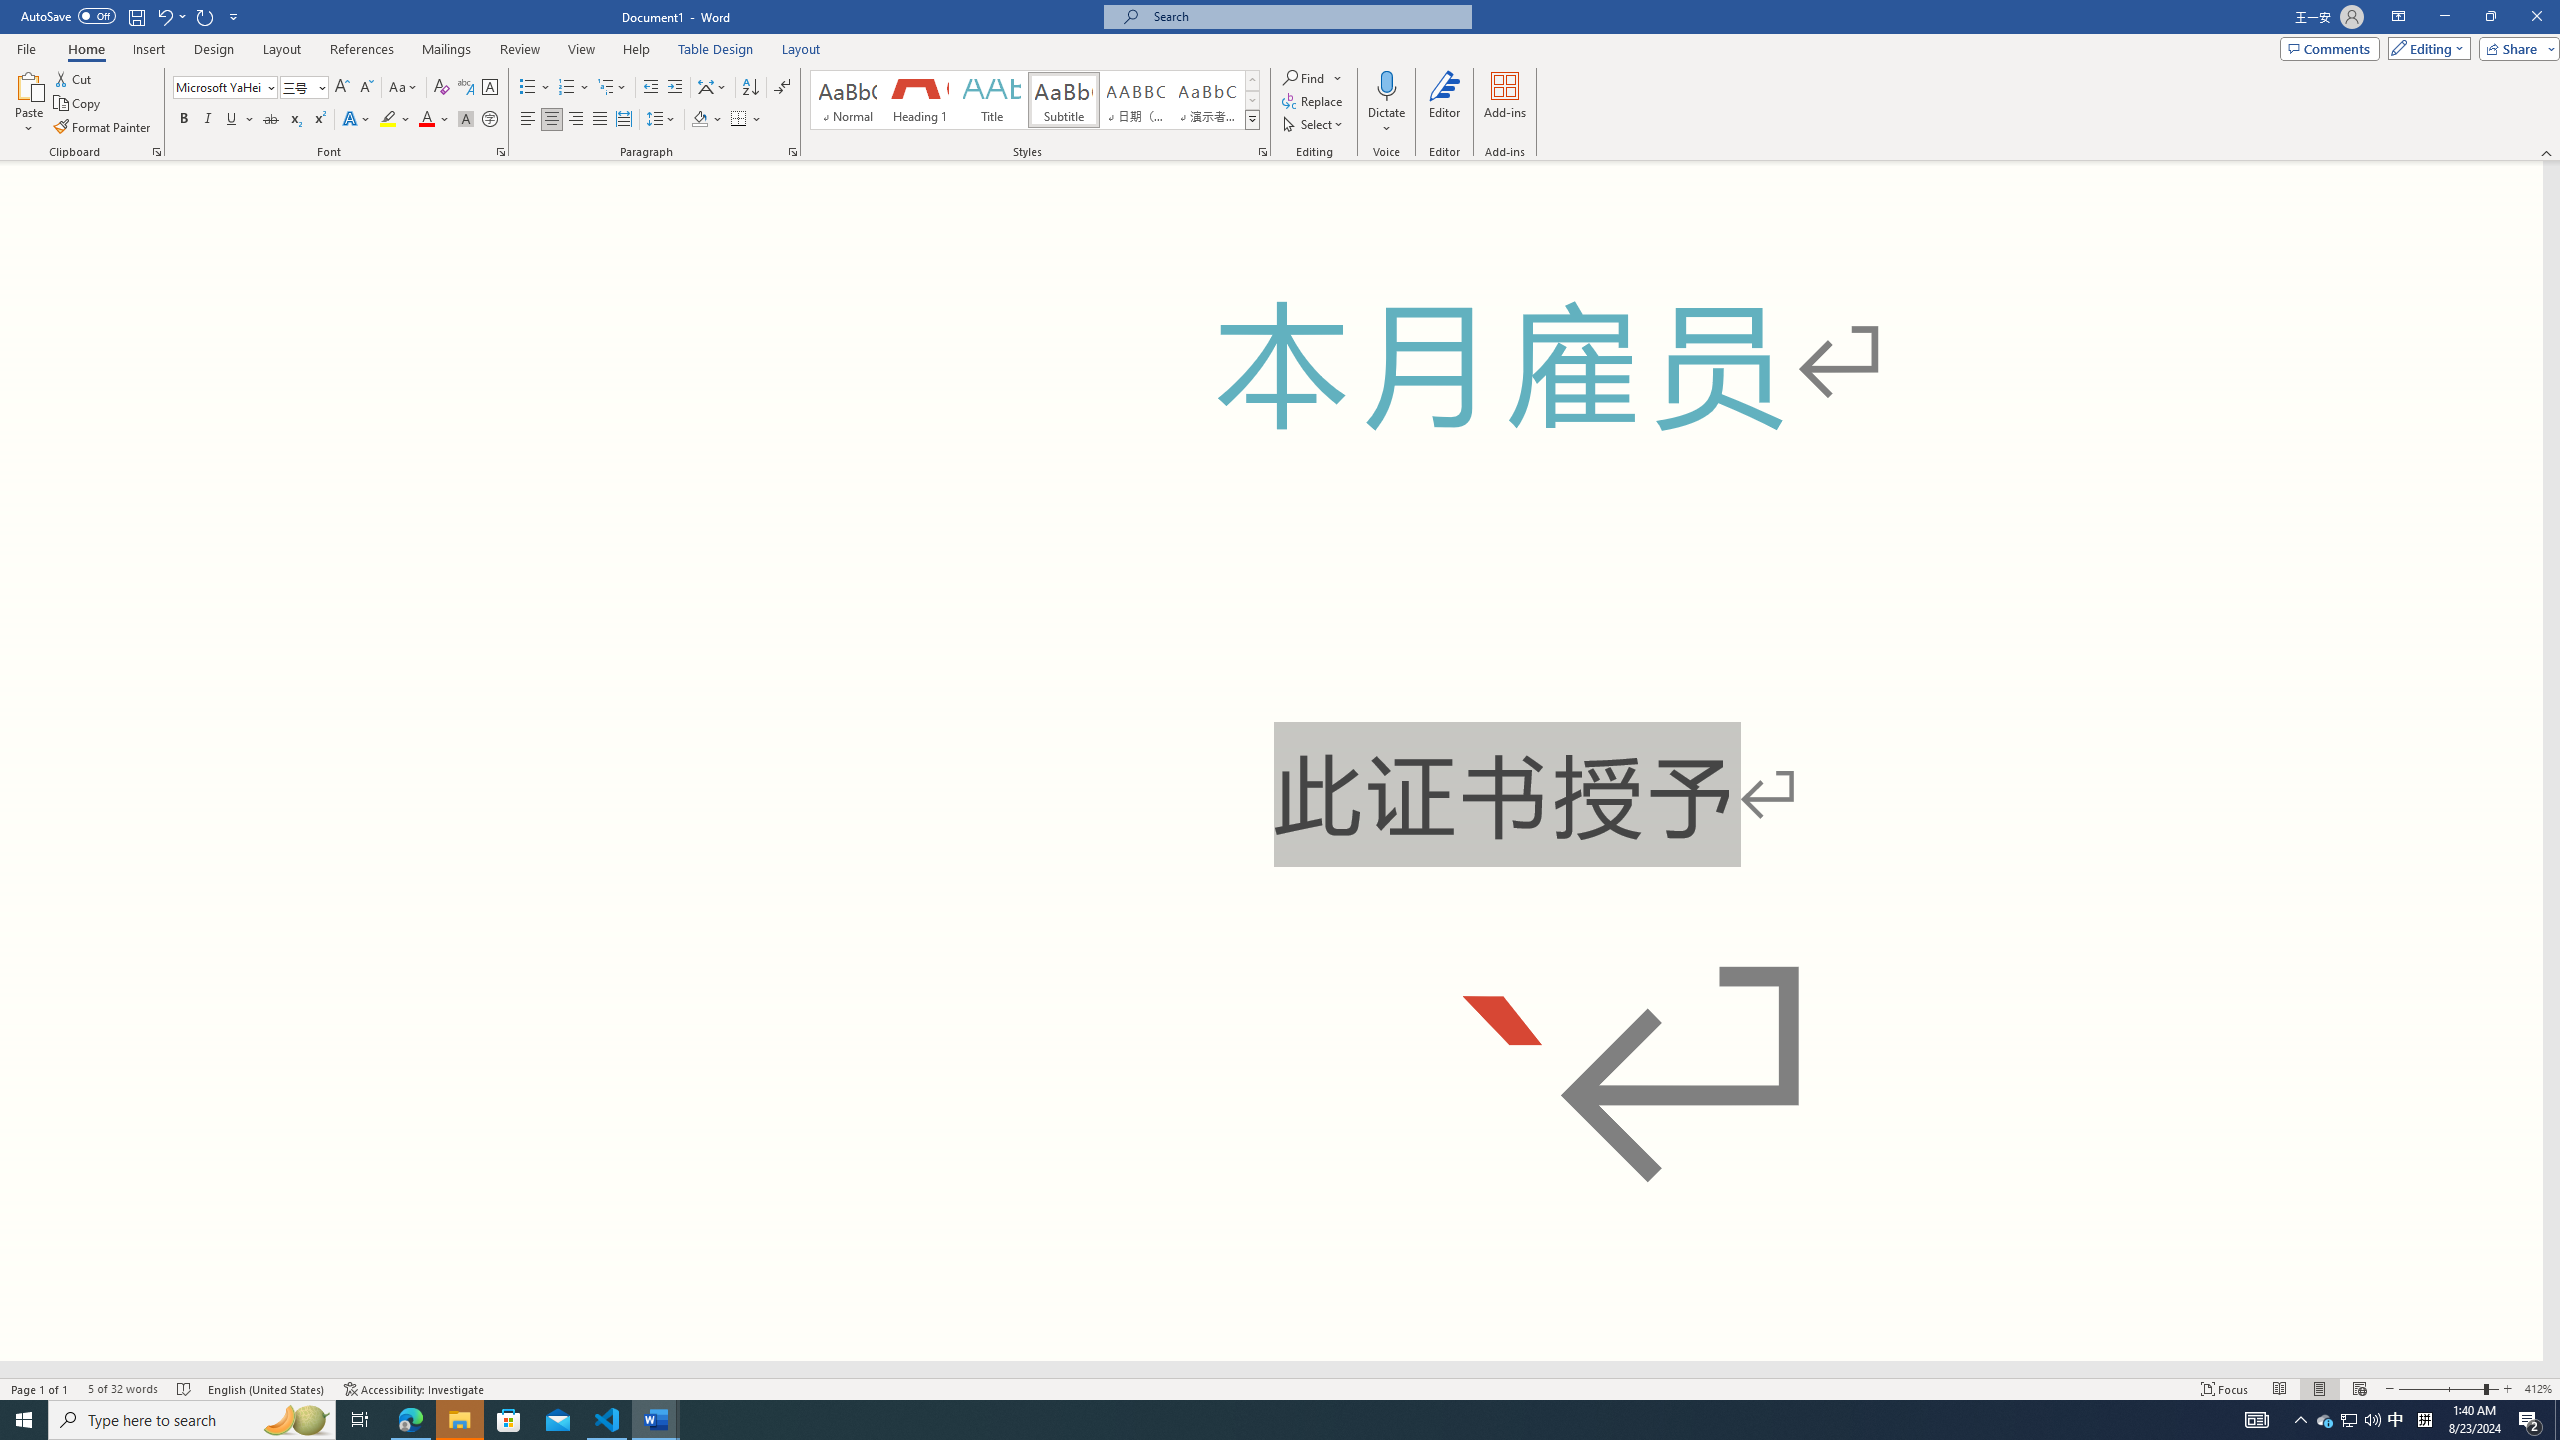 The image size is (2560, 1440). I want to click on 'Styles', so click(1251, 118).